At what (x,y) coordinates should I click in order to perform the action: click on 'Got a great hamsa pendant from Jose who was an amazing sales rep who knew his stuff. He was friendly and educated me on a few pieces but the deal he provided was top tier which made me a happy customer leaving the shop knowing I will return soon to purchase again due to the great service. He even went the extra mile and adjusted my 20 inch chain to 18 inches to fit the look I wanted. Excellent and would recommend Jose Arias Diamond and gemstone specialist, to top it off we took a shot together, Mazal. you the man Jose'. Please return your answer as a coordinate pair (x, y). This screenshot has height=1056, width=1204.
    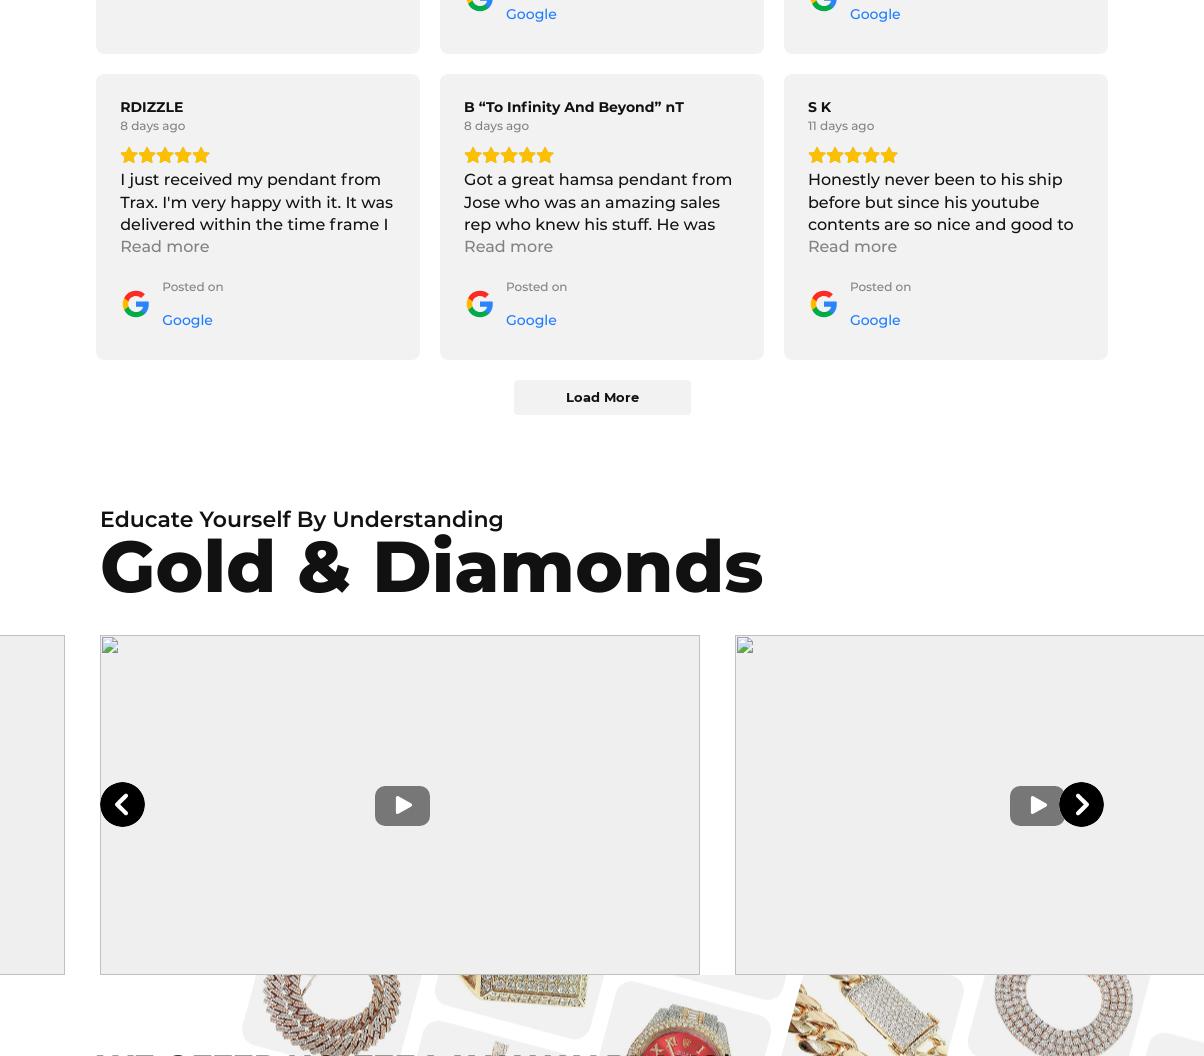
    Looking at the image, I should click on (598, 369).